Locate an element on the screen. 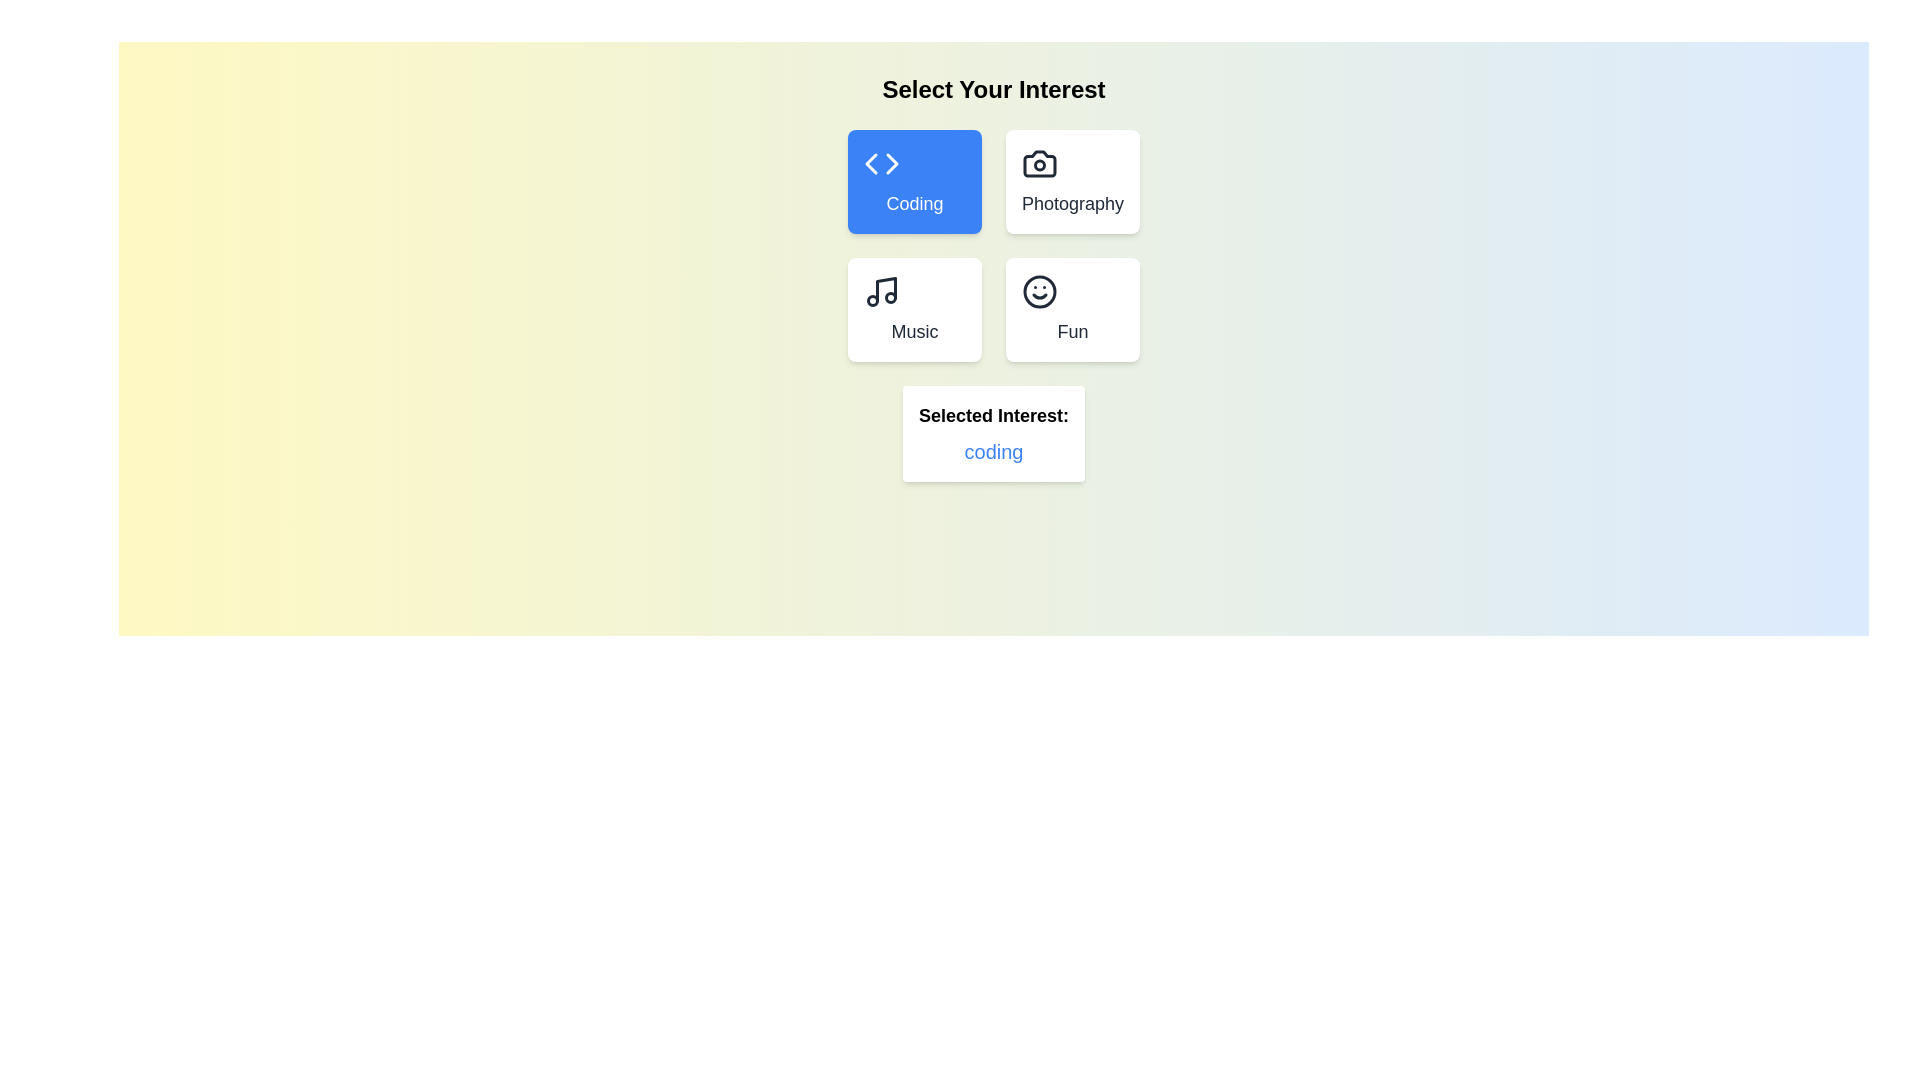  the button corresponding to the interest Coding is located at coordinates (913, 181).